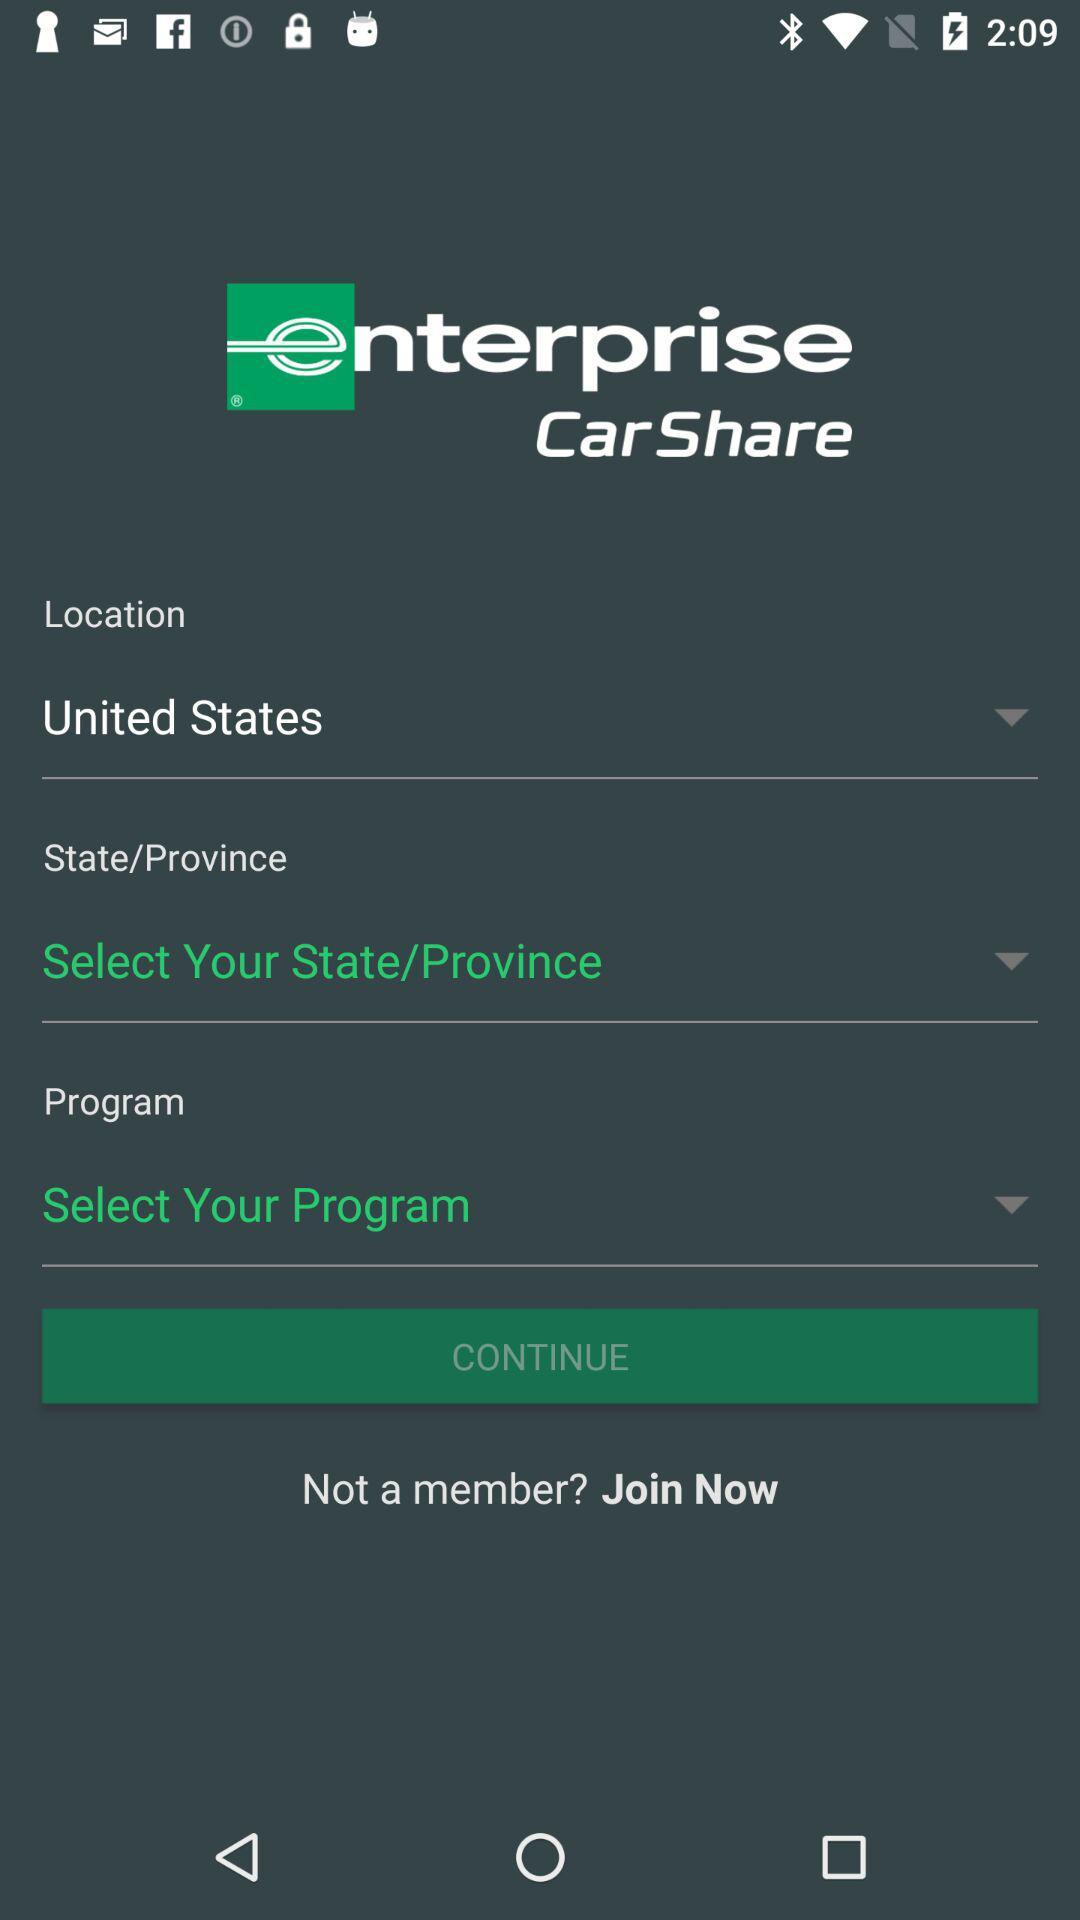 The image size is (1080, 1920). Describe the element at coordinates (540, 1355) in the screenshot. I see `the item below select your program icon` at that location.